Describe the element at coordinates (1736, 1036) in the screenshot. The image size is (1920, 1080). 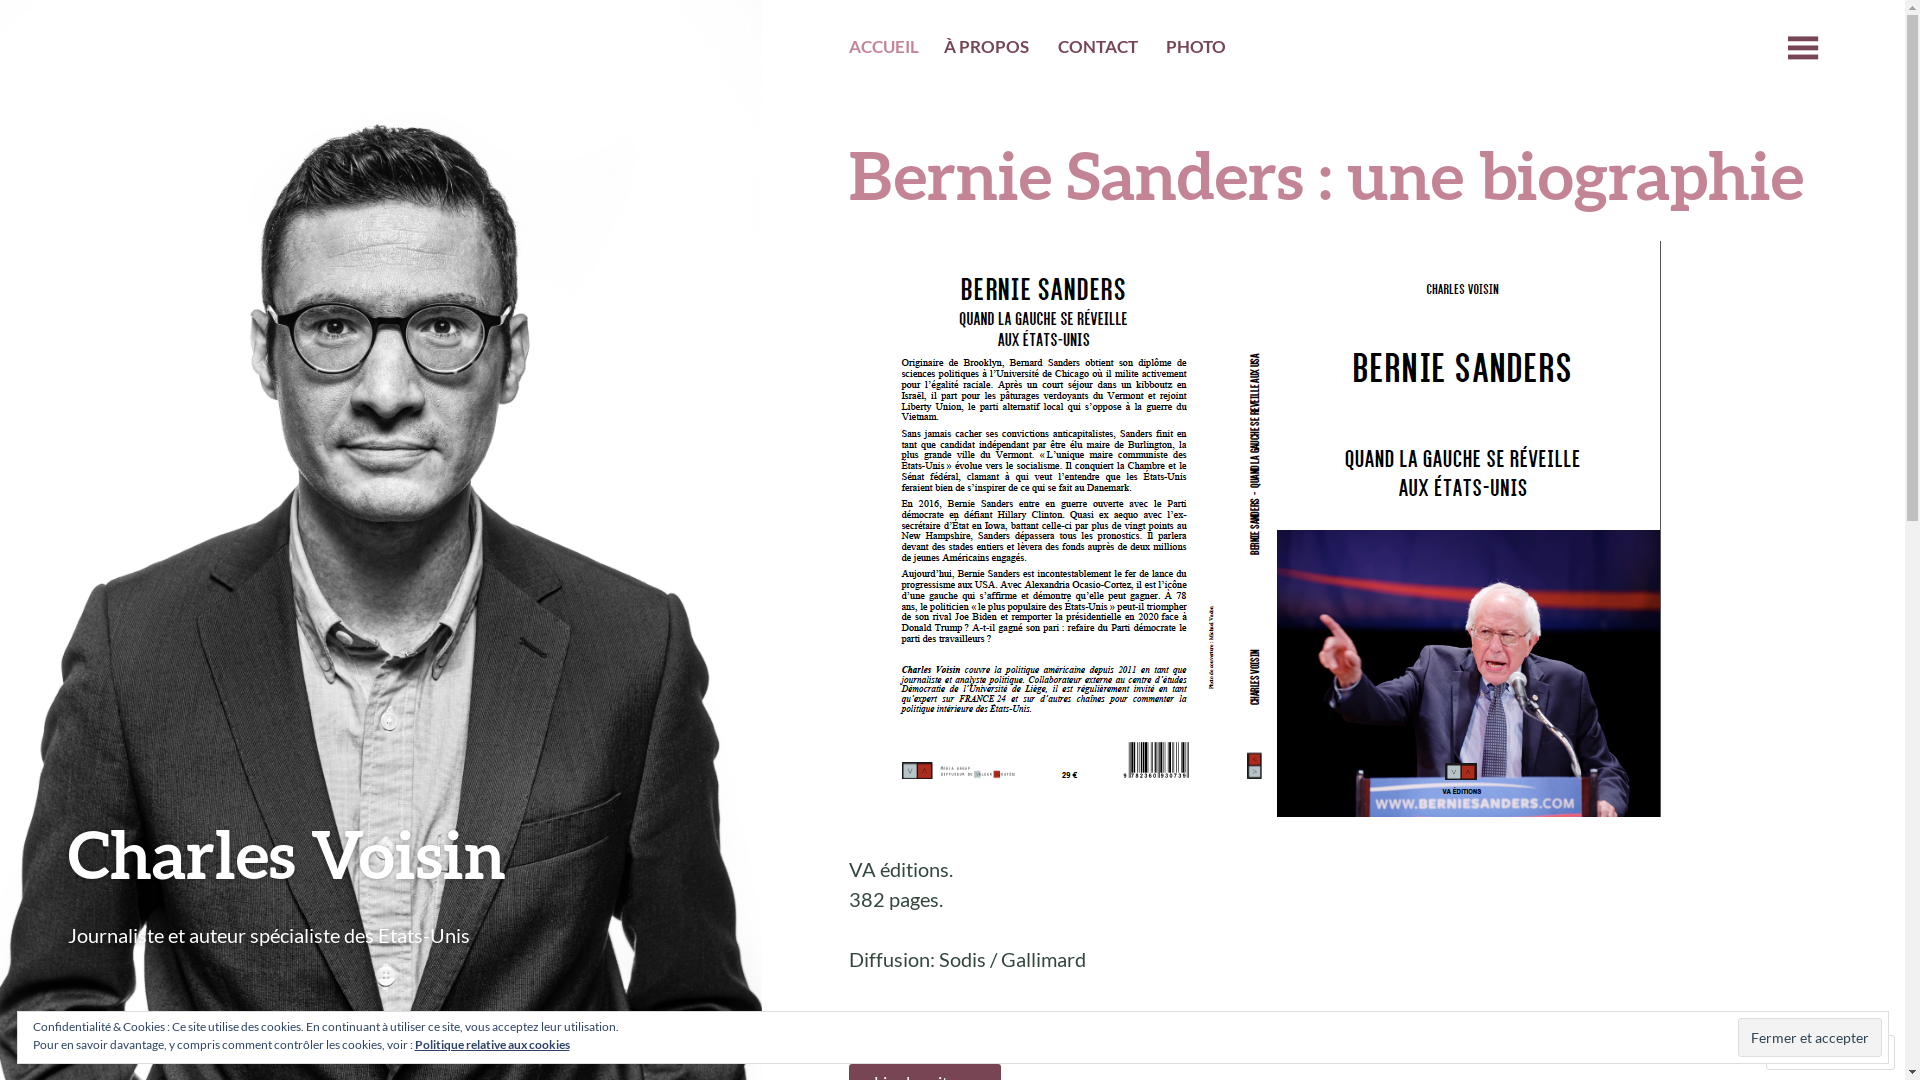
I see `'Fermer et accepter'` at that location.